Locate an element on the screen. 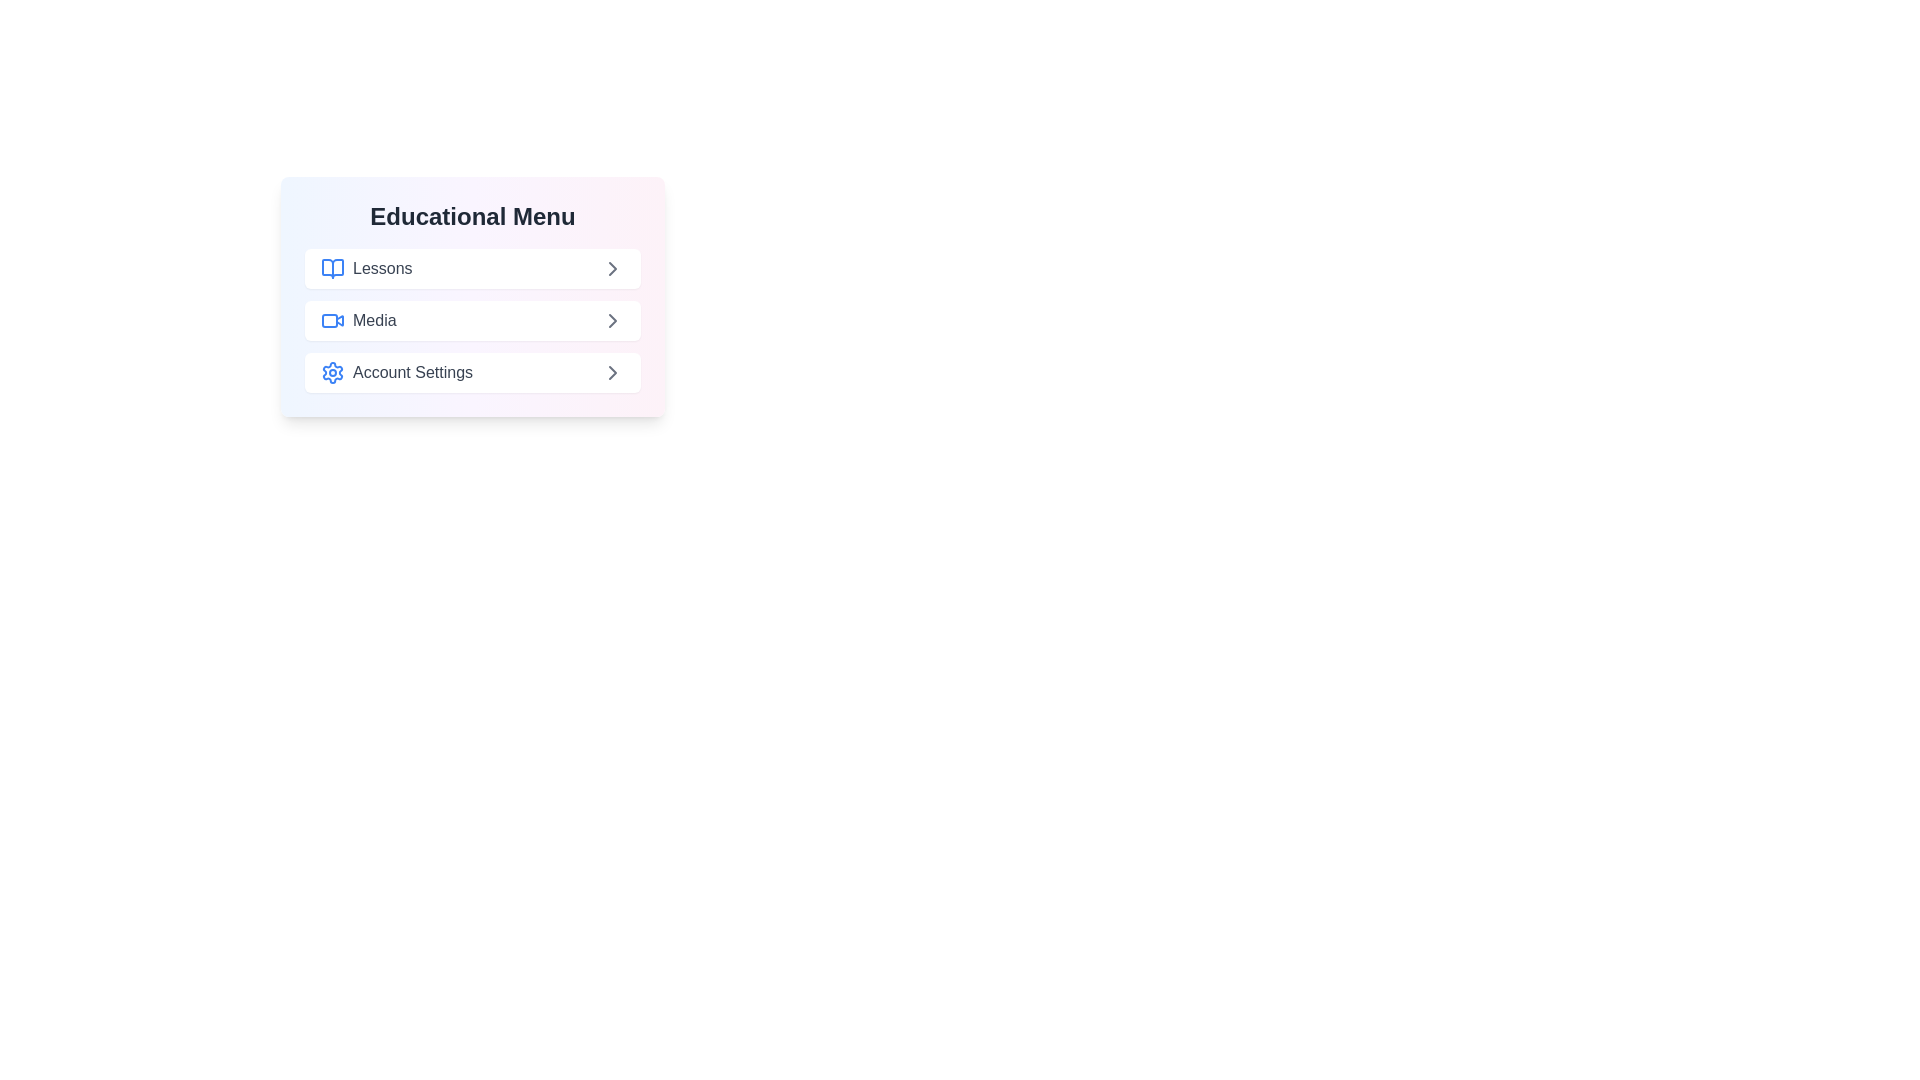  the actionable icon located to the right of the 'Media' menu item in the Educational Menu interface is located at coordinates (612, 319).